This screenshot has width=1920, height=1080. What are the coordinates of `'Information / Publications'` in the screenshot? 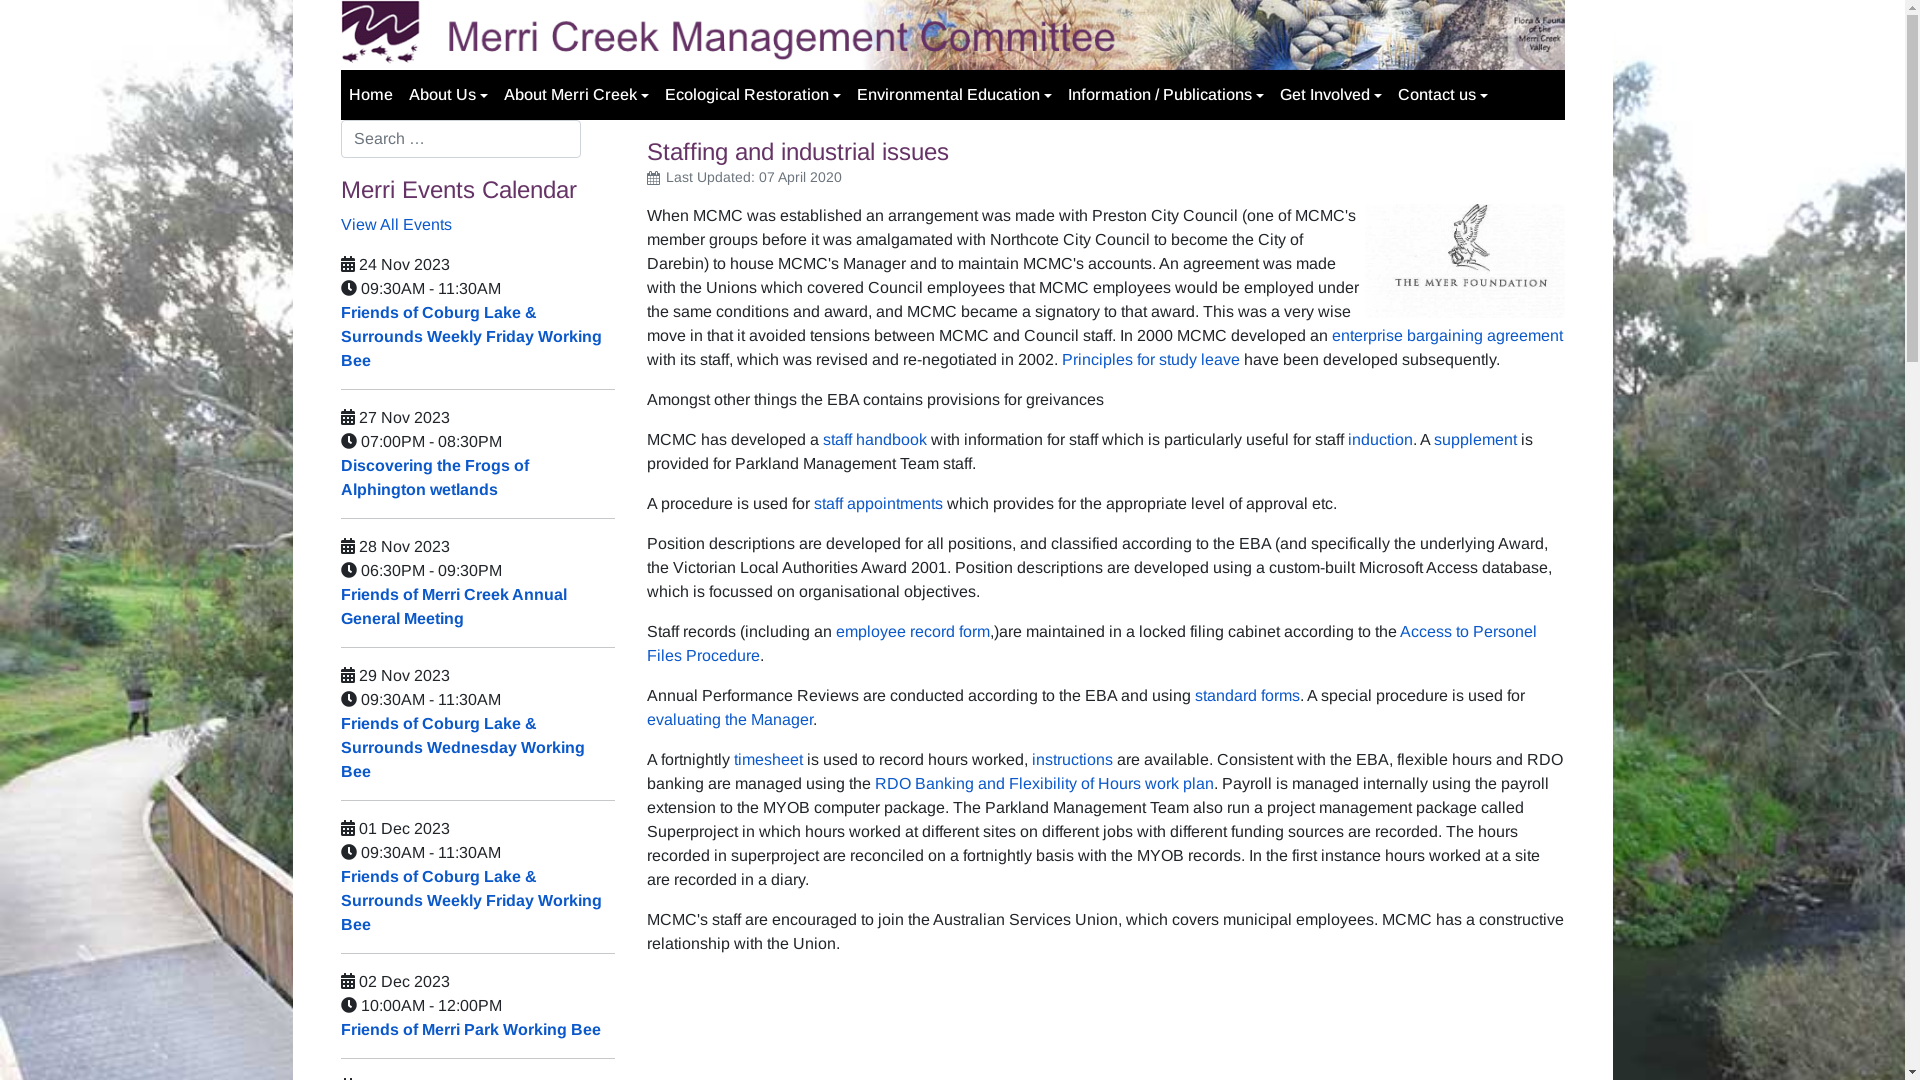 It's located at (1166, 95).